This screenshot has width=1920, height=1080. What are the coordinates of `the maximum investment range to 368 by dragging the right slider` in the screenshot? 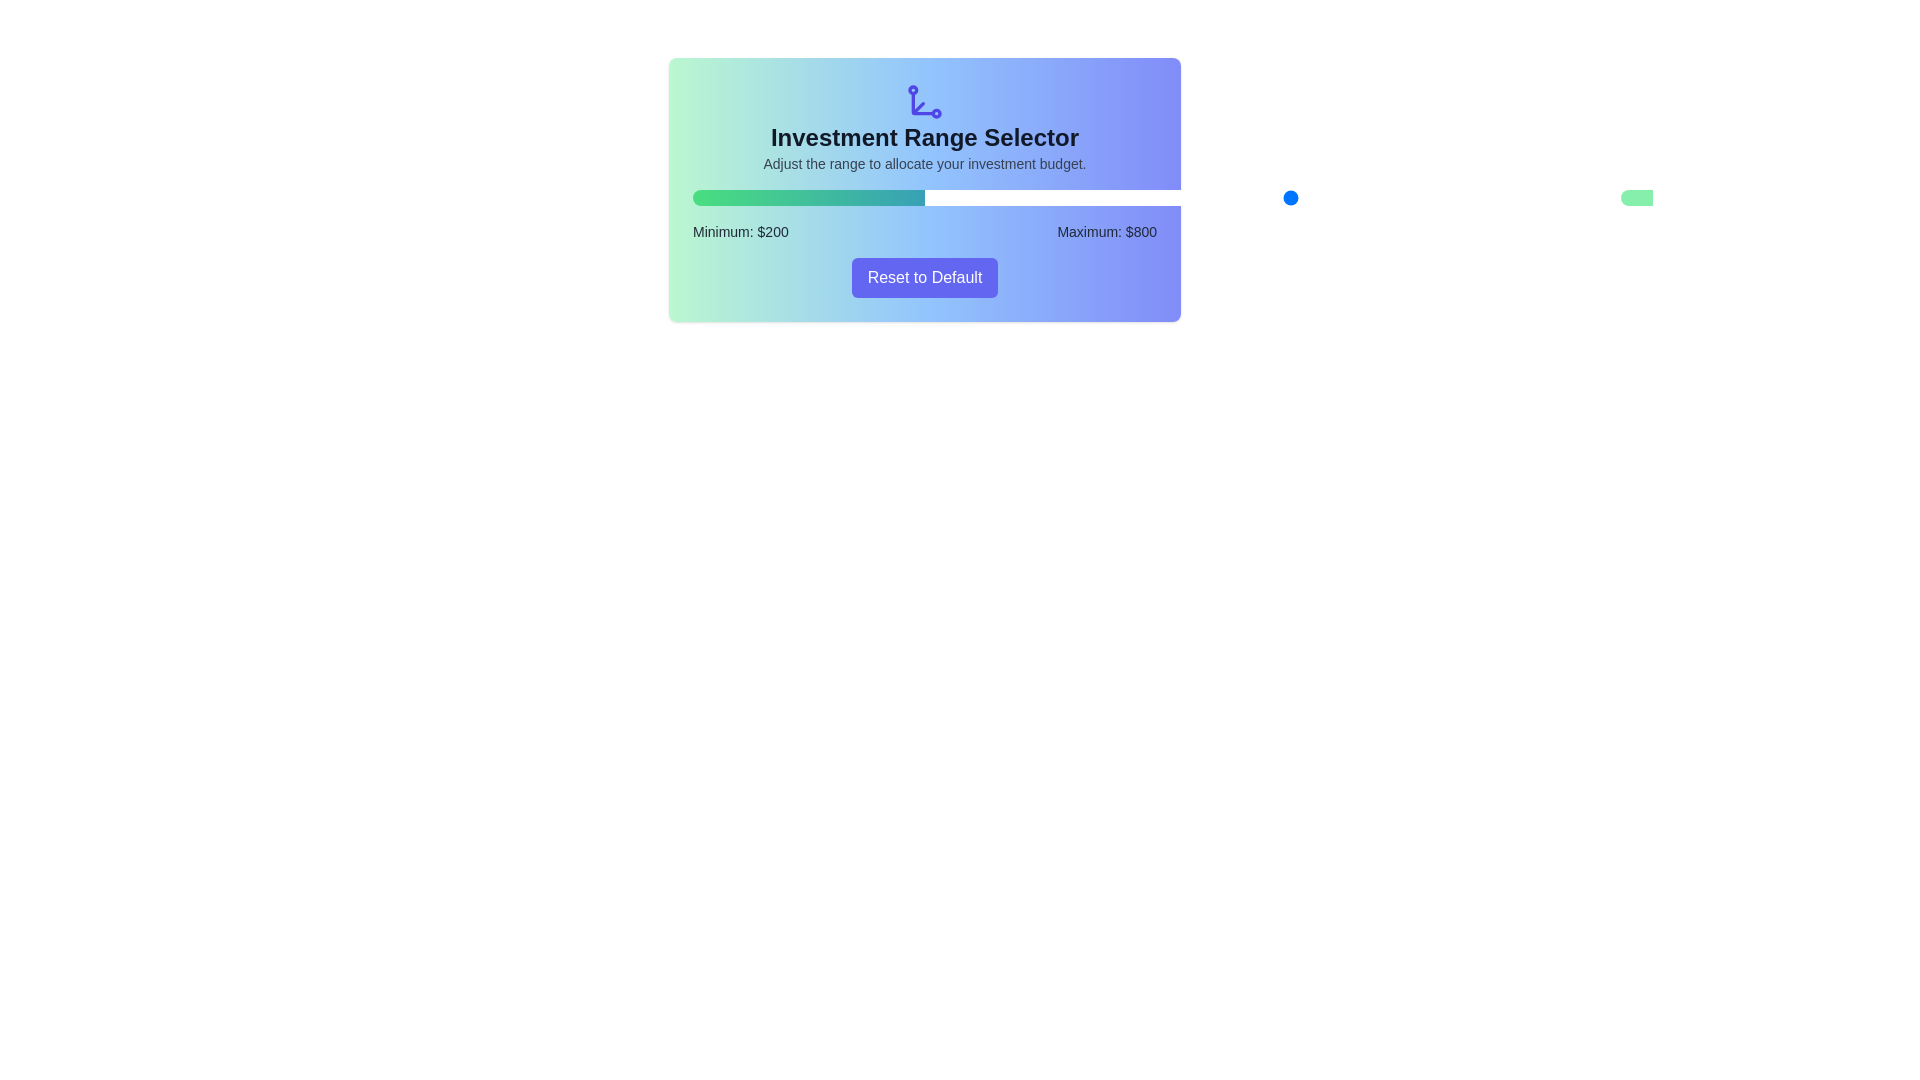 It's located at (1053, 197).